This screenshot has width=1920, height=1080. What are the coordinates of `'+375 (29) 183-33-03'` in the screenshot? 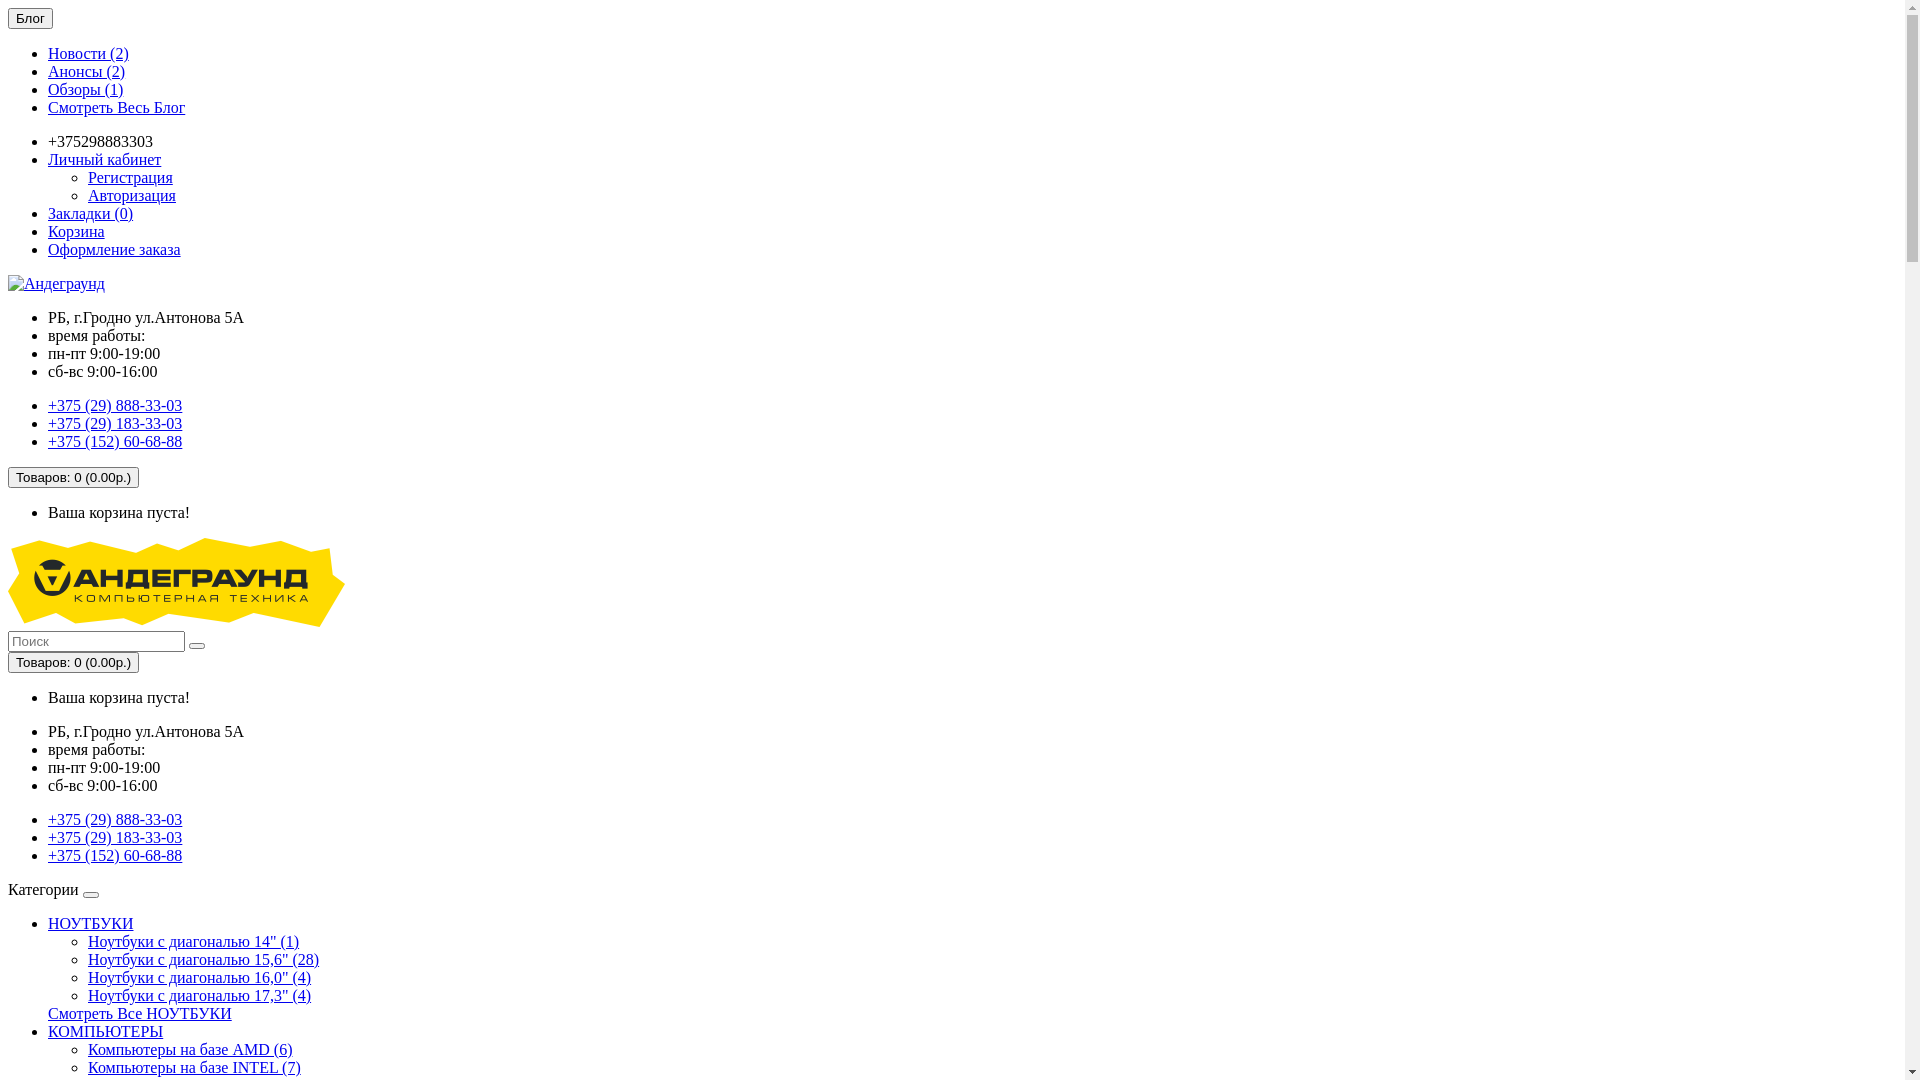 It's located at (114, 837).